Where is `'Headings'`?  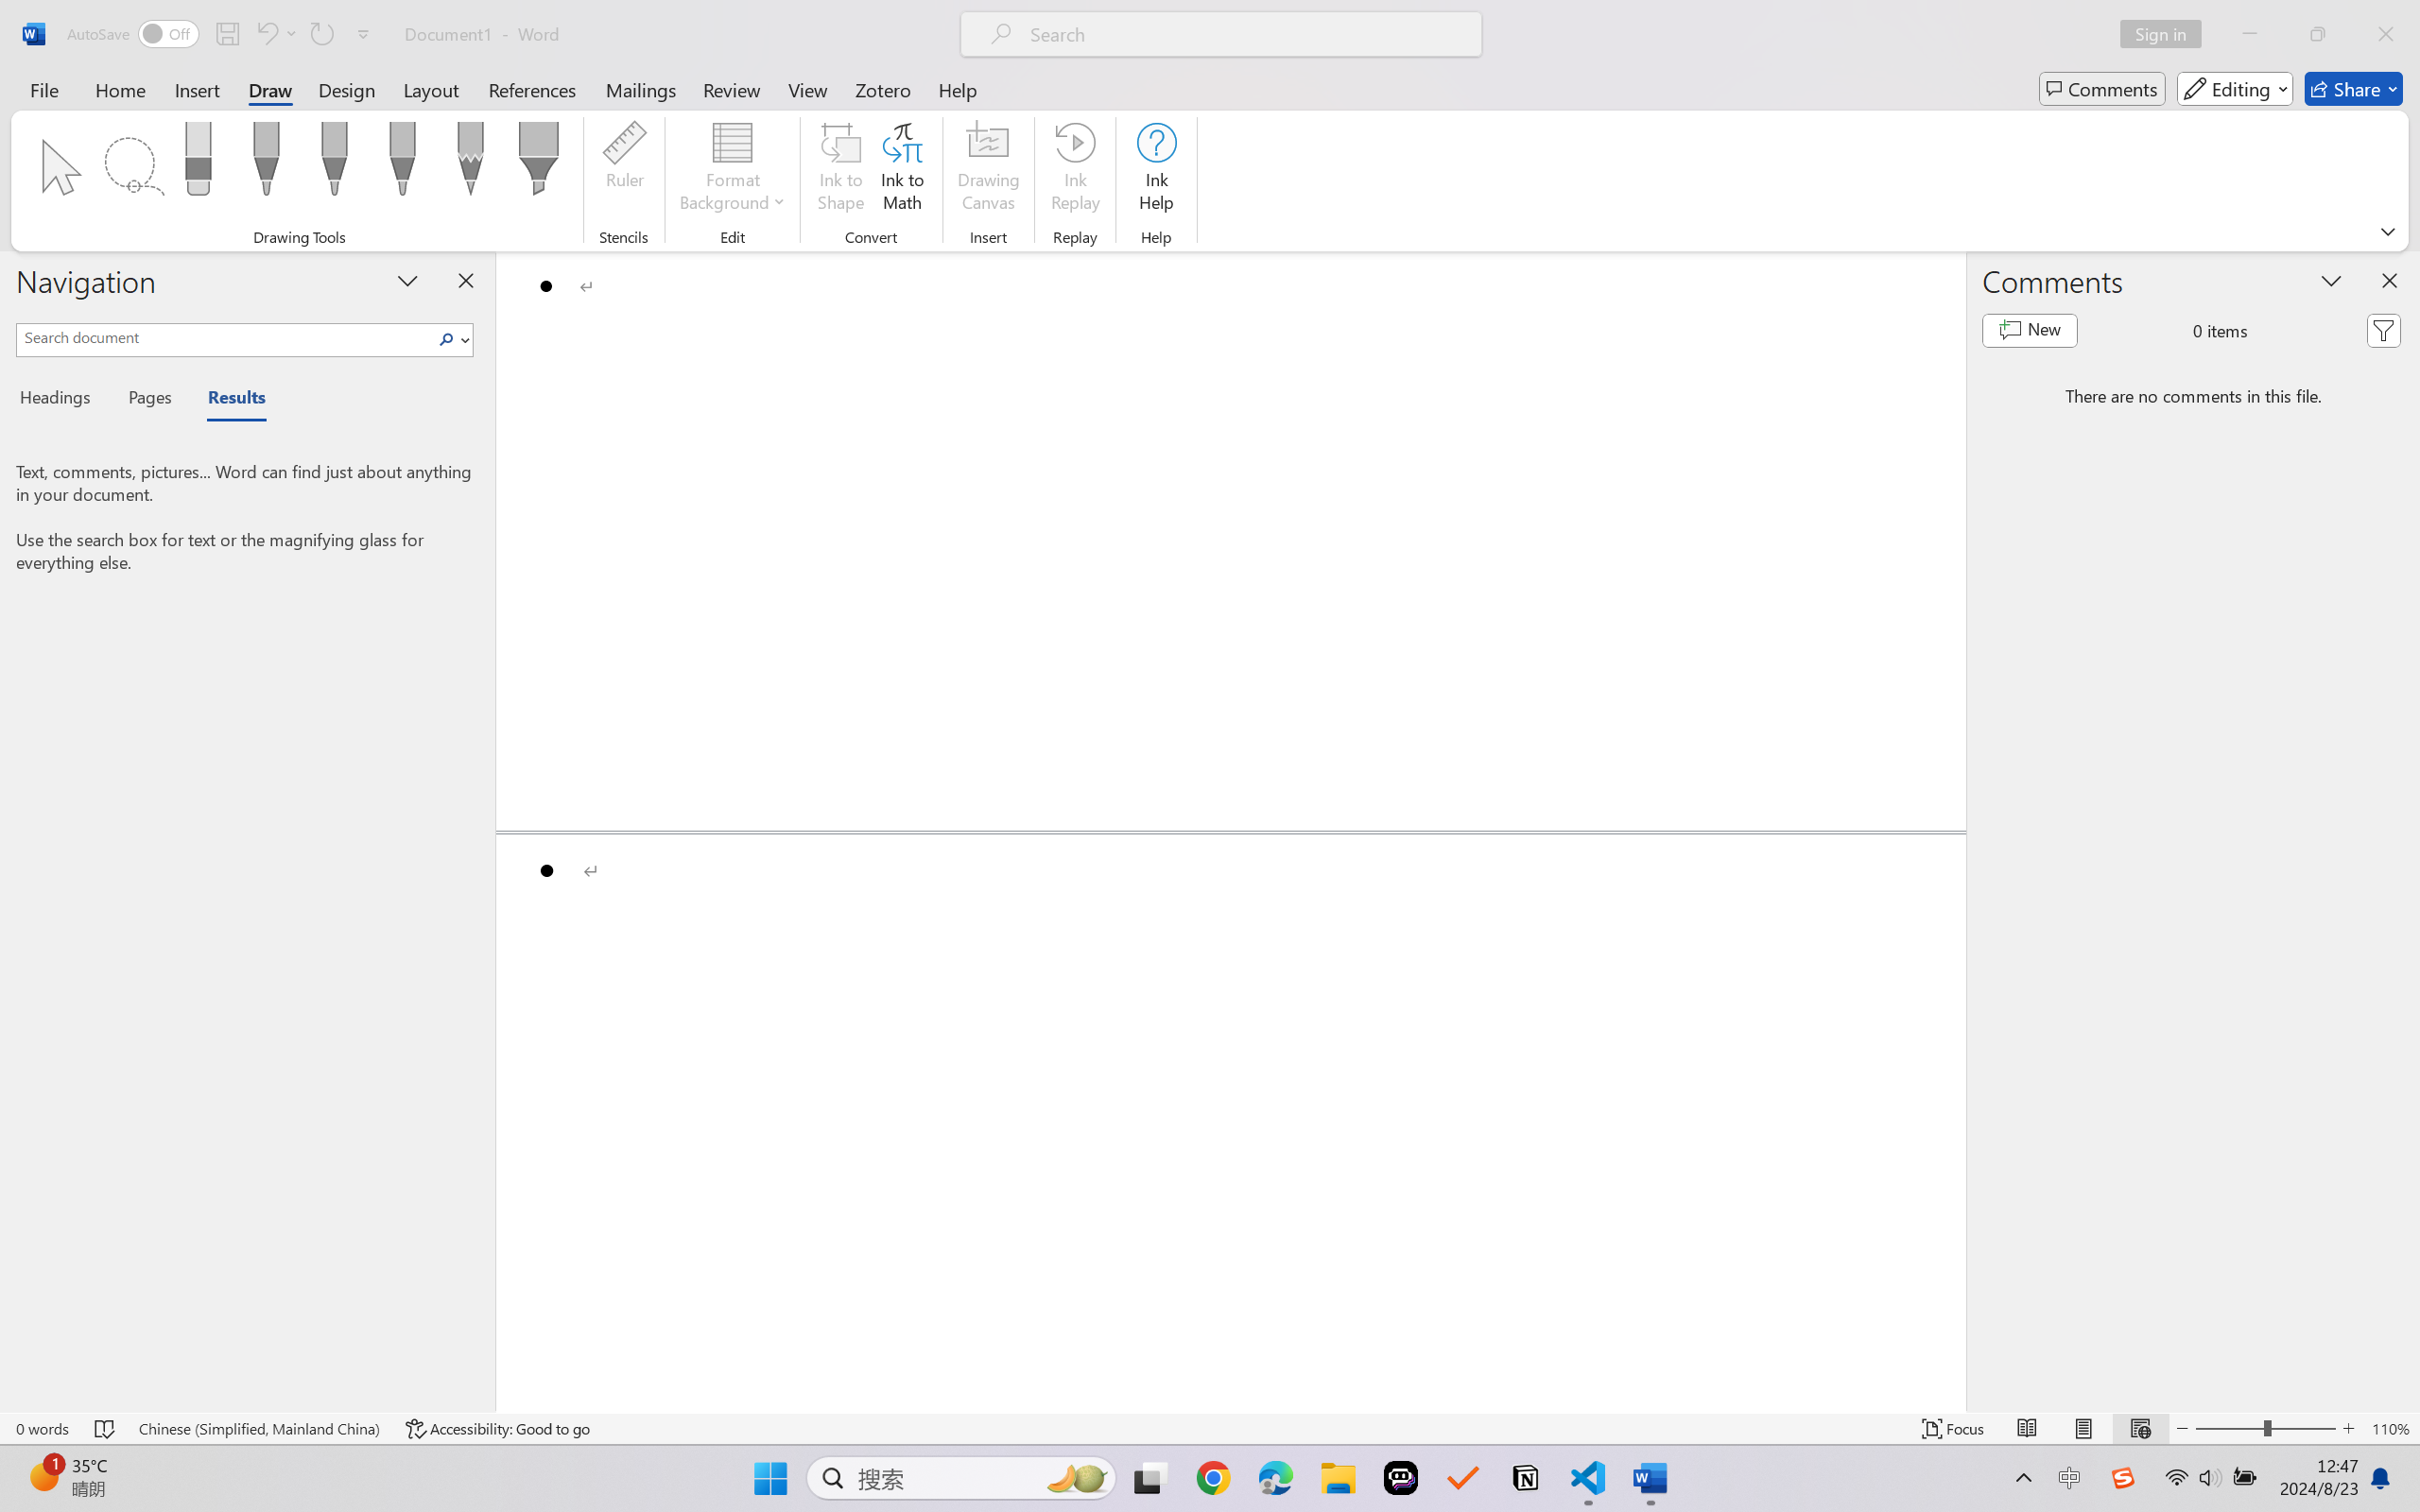
'Headings' is located at coordinates (61, 401).